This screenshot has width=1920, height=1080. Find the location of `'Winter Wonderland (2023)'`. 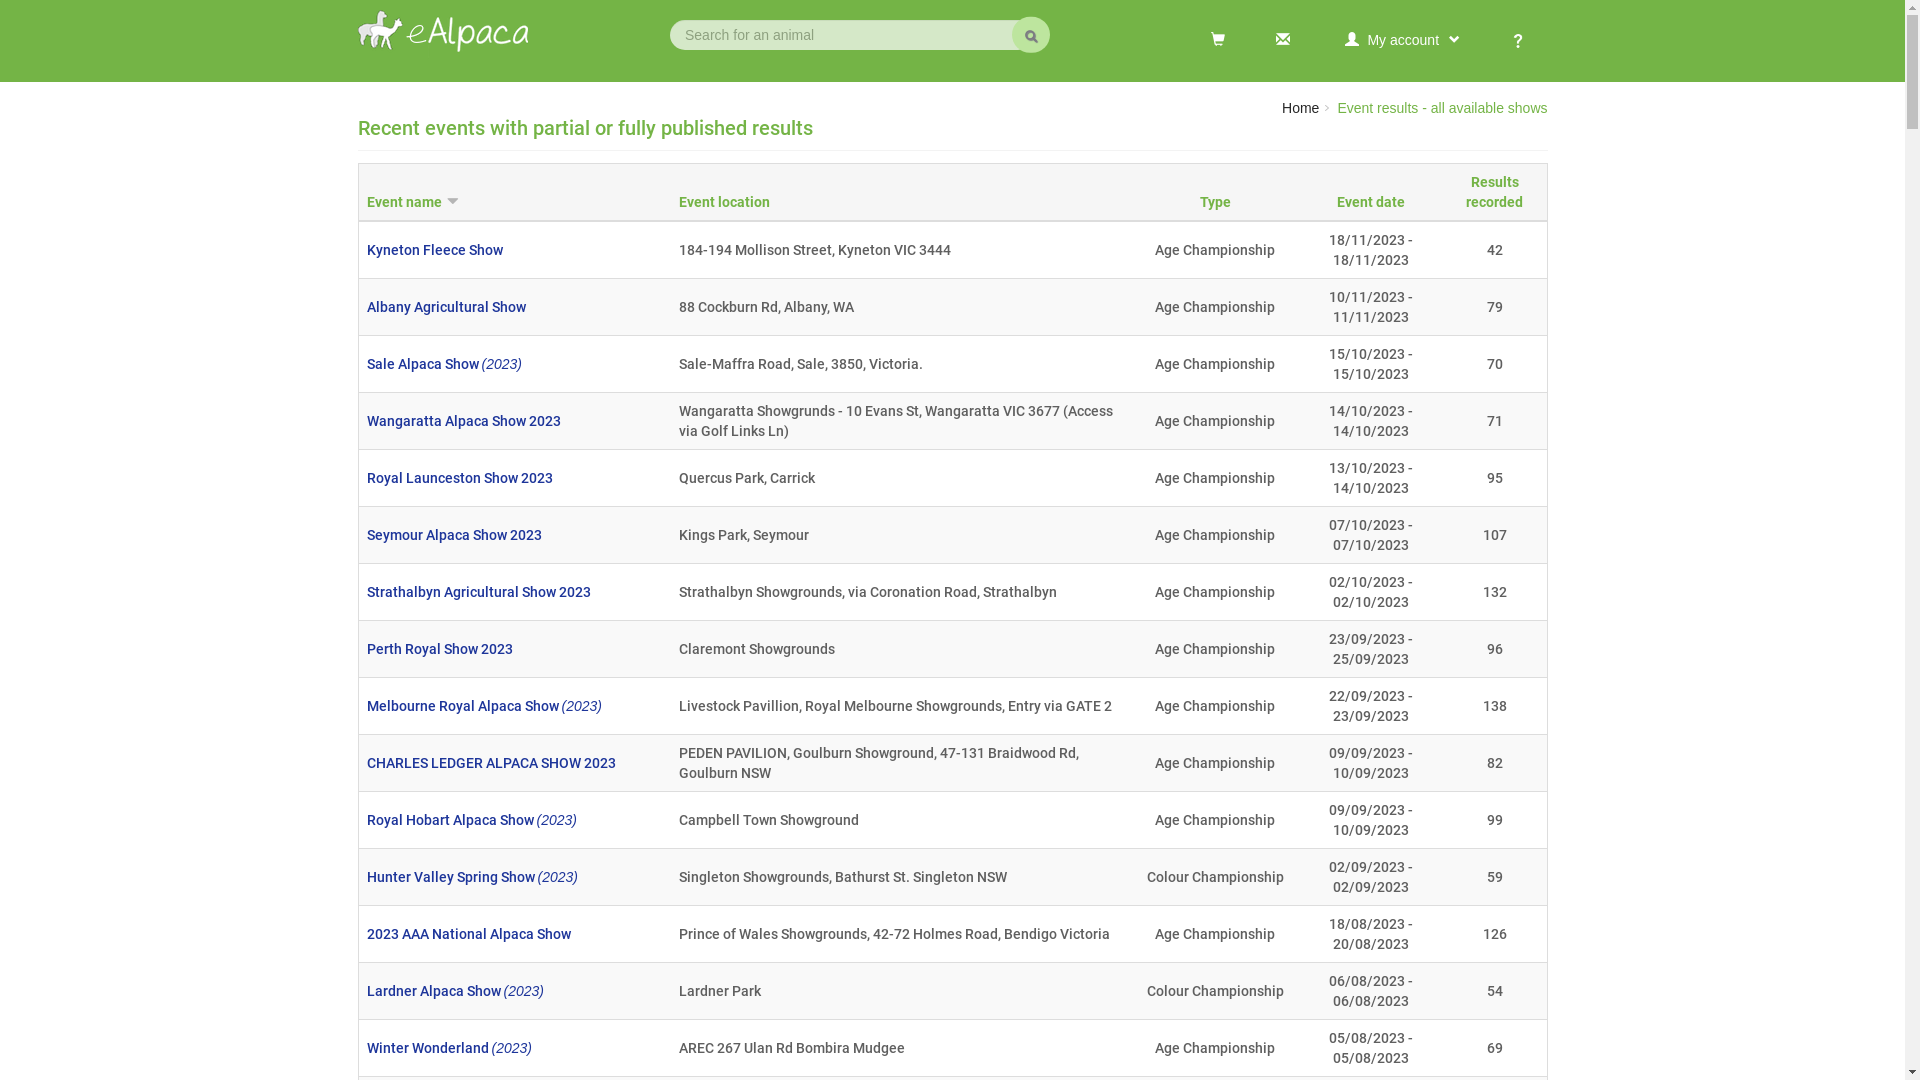

'Winter Wonderland (2023)' is located at coordinates (365, 1047).